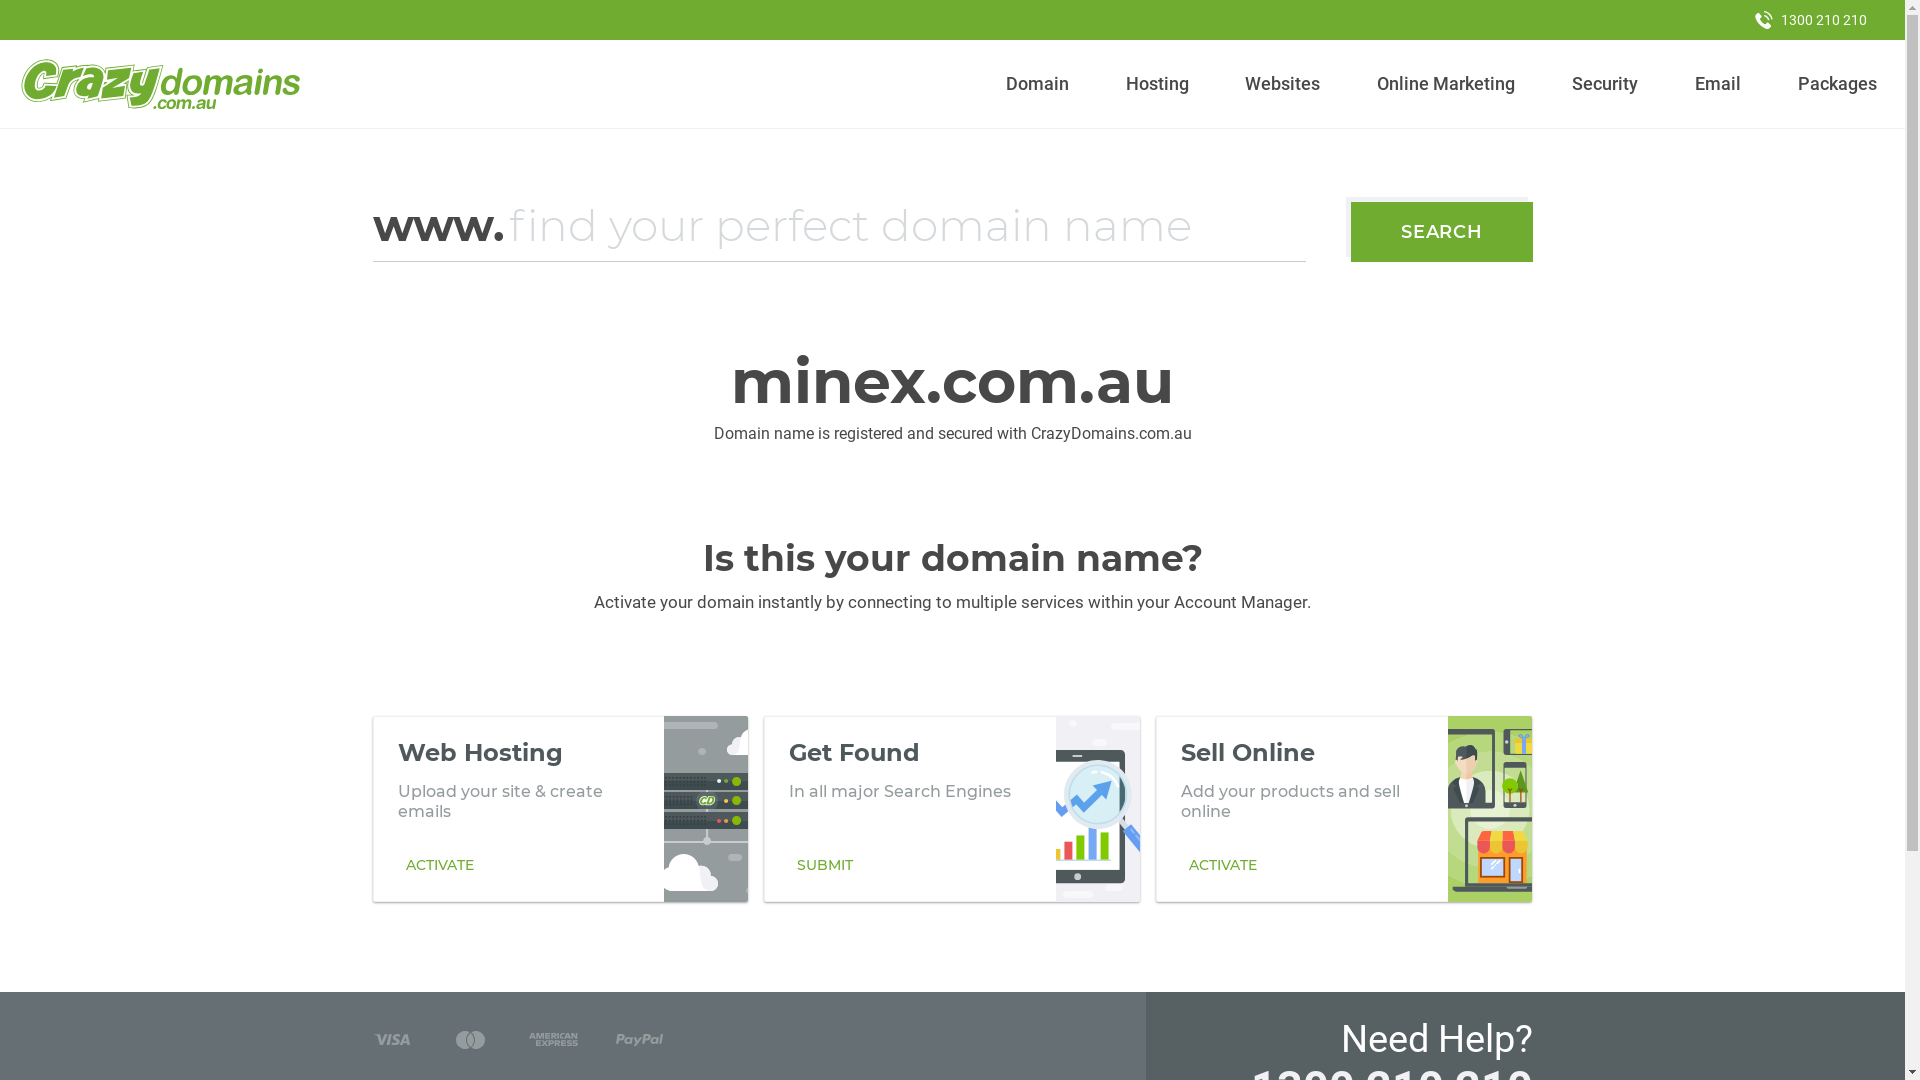  Describe the element at coordinates (1037, 83) in the screenshot. I see `'Domain'` at that location.